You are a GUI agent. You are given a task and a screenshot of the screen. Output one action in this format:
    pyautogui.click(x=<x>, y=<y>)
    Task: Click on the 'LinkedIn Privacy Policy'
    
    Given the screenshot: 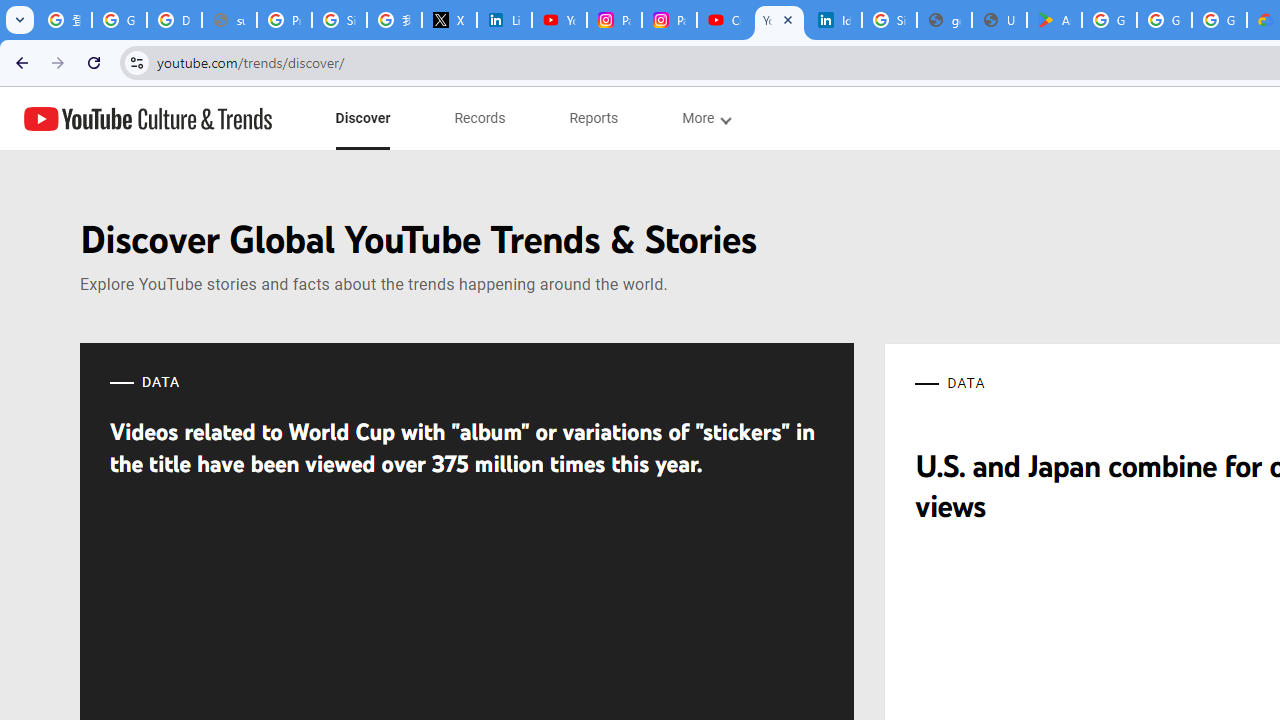 What is the action you would take?
    pyautogui.click(x=504, y=20)
    